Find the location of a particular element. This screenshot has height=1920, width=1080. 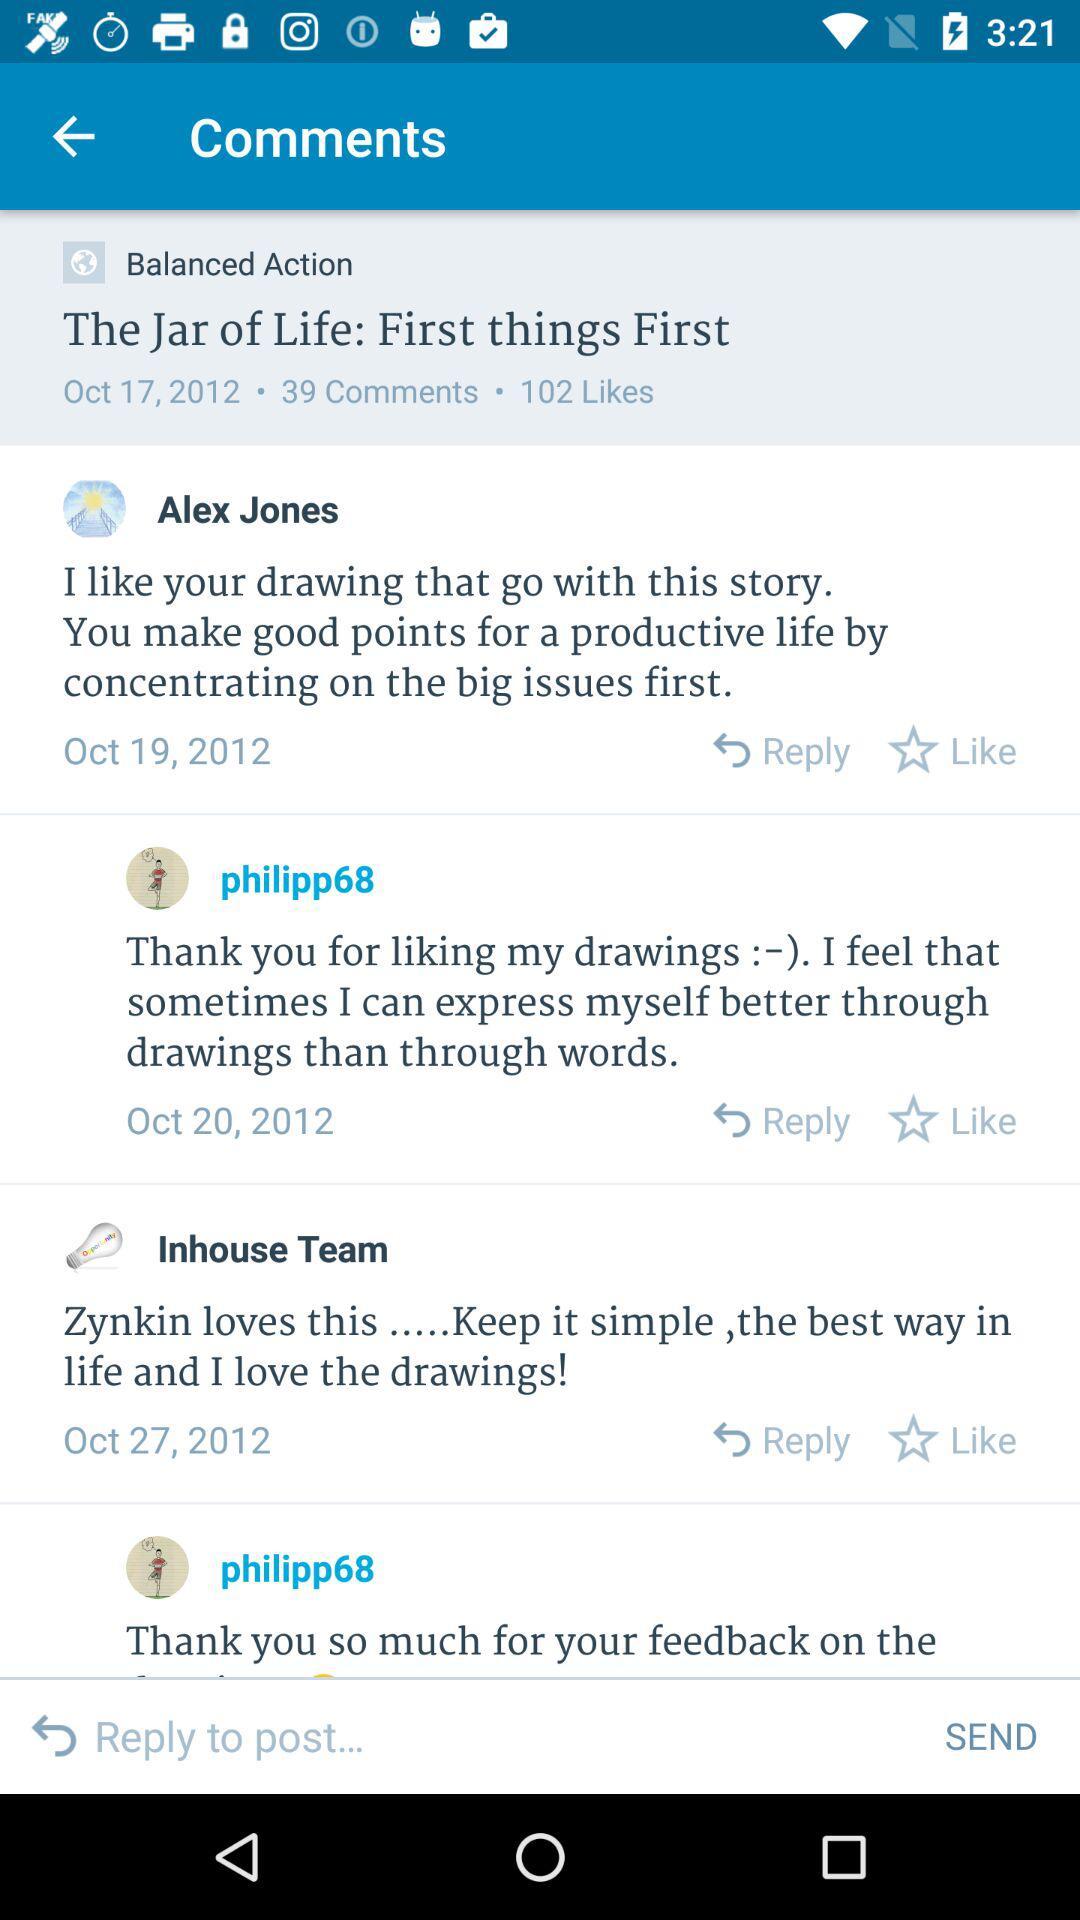

profile is located at coordinates (94, 508).